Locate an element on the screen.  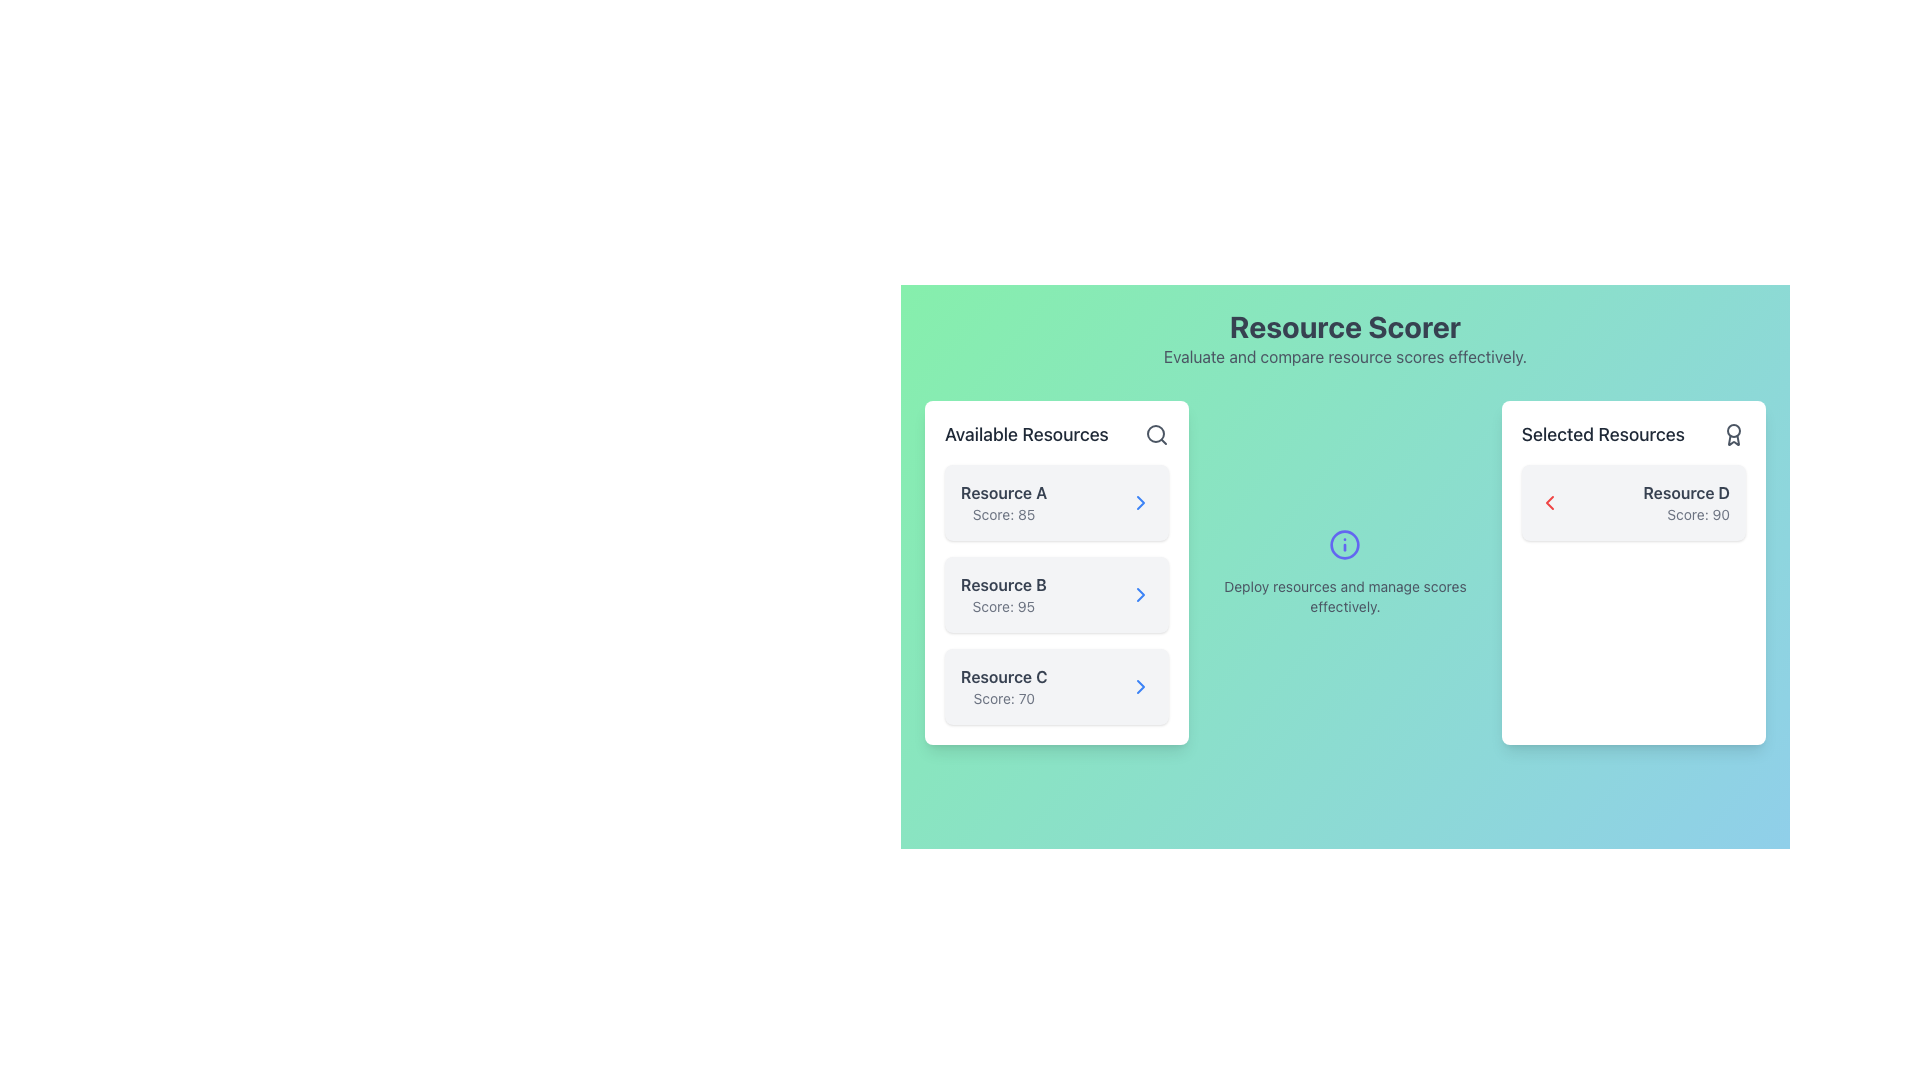
the informational icon positioned centrally between the 'Available Resources' and 'Selected Resources' panels is located at coordinates (1345, 544).